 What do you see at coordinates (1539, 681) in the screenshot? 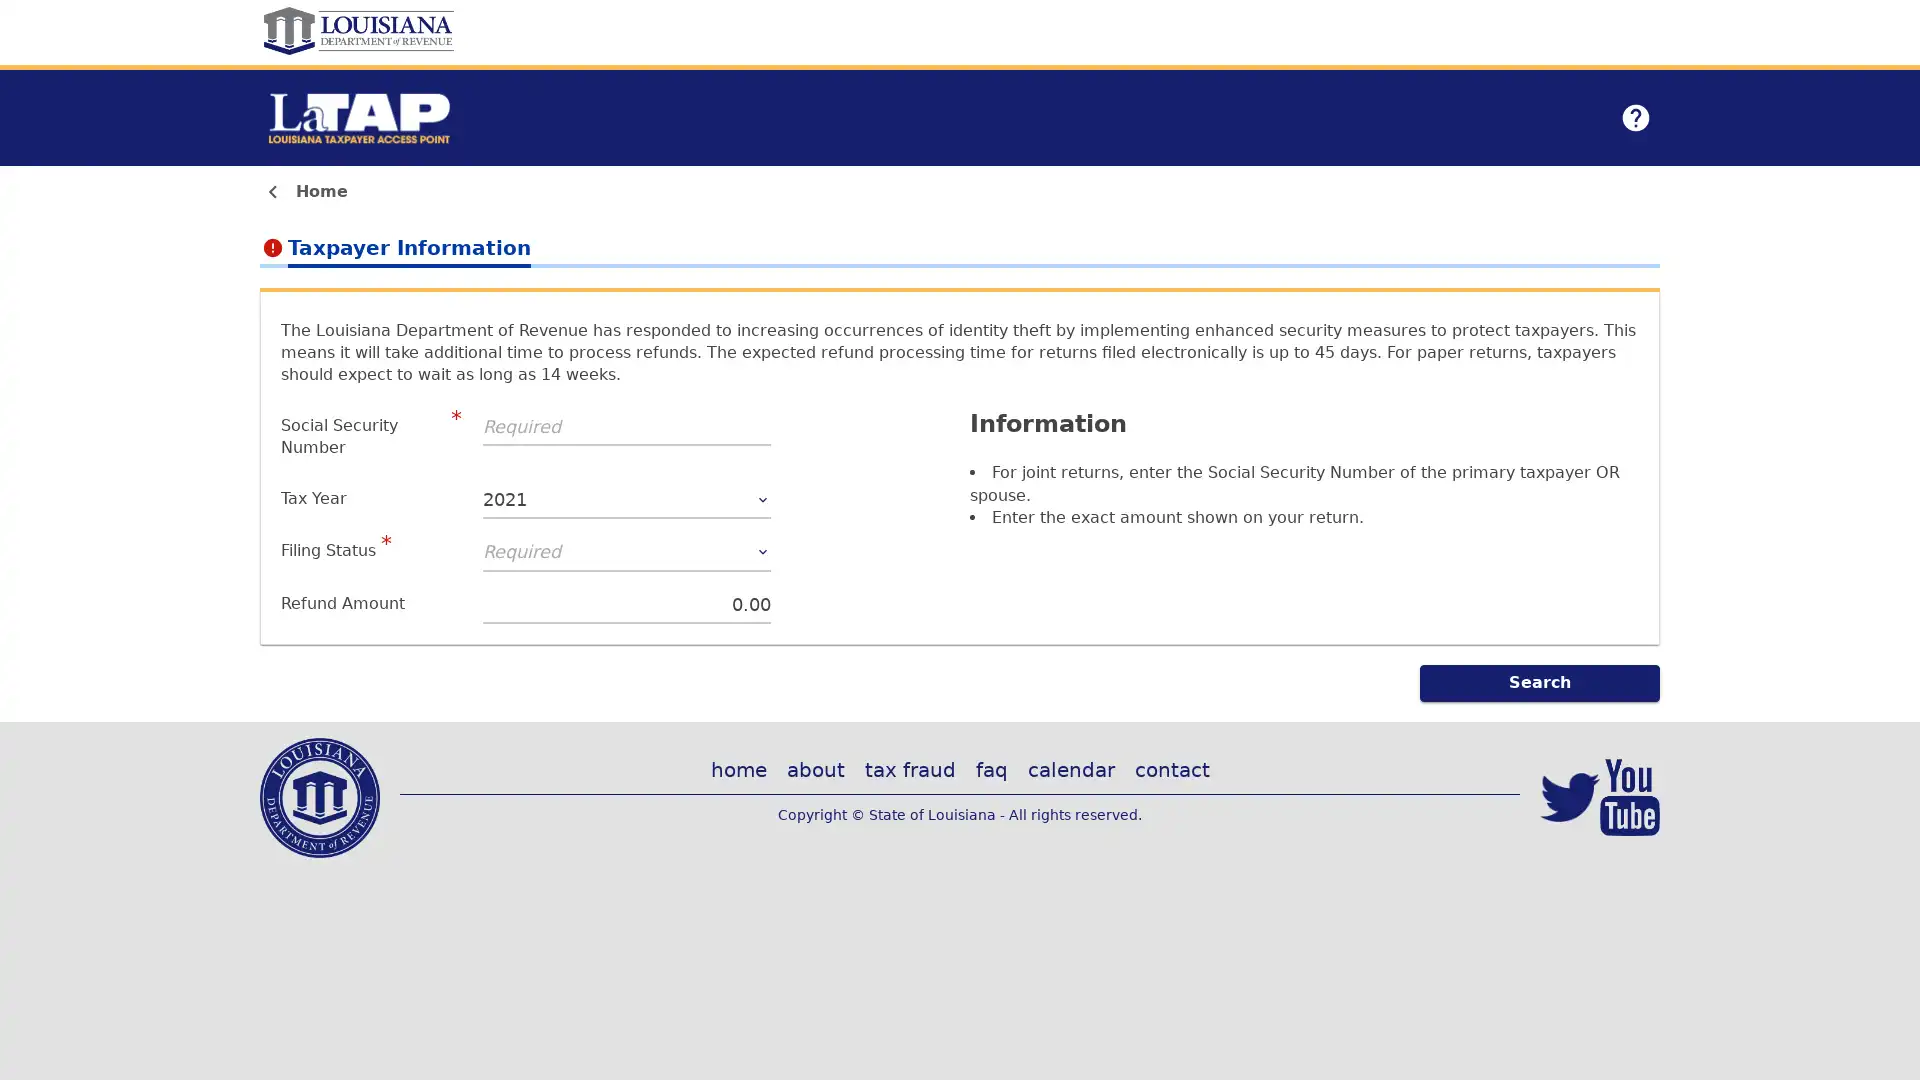
I see `Search` at bounding box center [1539, 681].